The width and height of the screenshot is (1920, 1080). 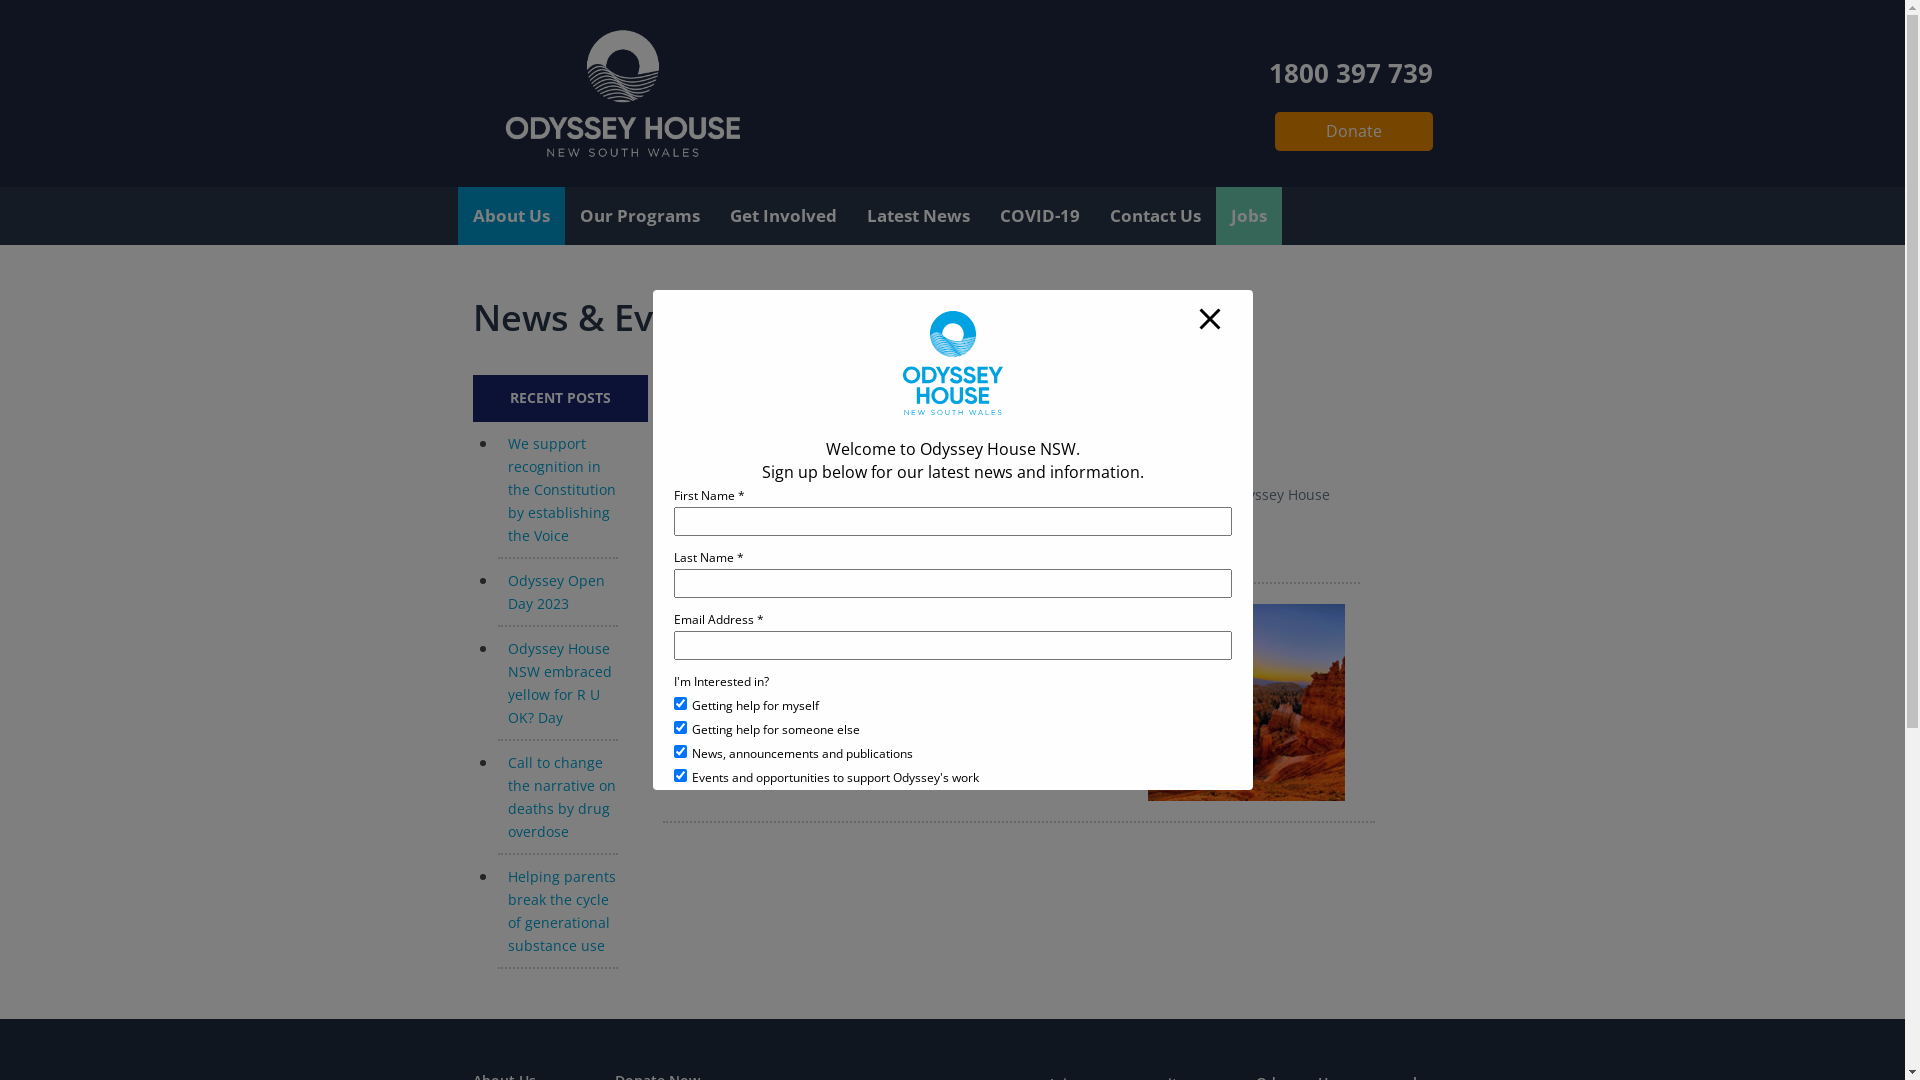 What do you see at coordinates (917, 216) in the screenshot?
I see `'Latest News'` at bounding box center [917, 216].